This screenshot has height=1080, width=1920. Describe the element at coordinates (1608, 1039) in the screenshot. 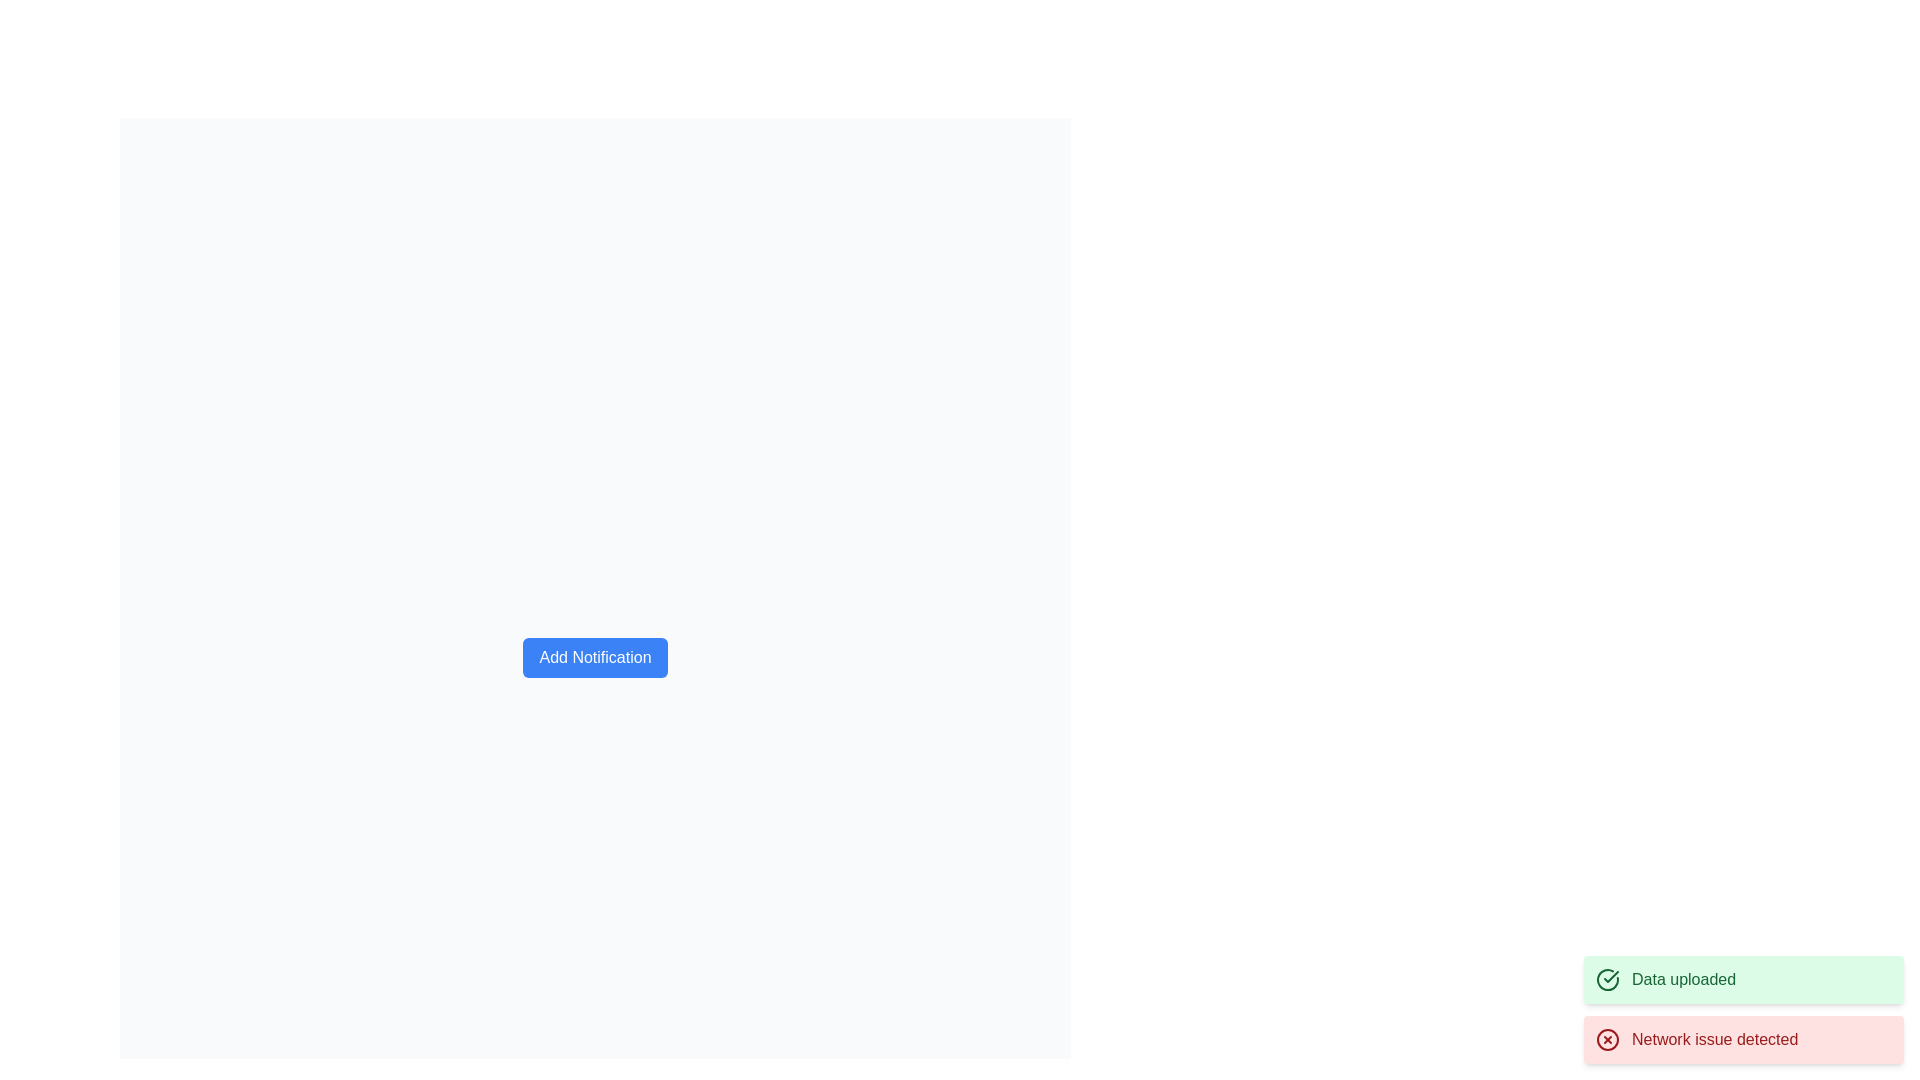

I see `the circular graphical shape that is part of the 'X' icon indicating a network issue` at that location.